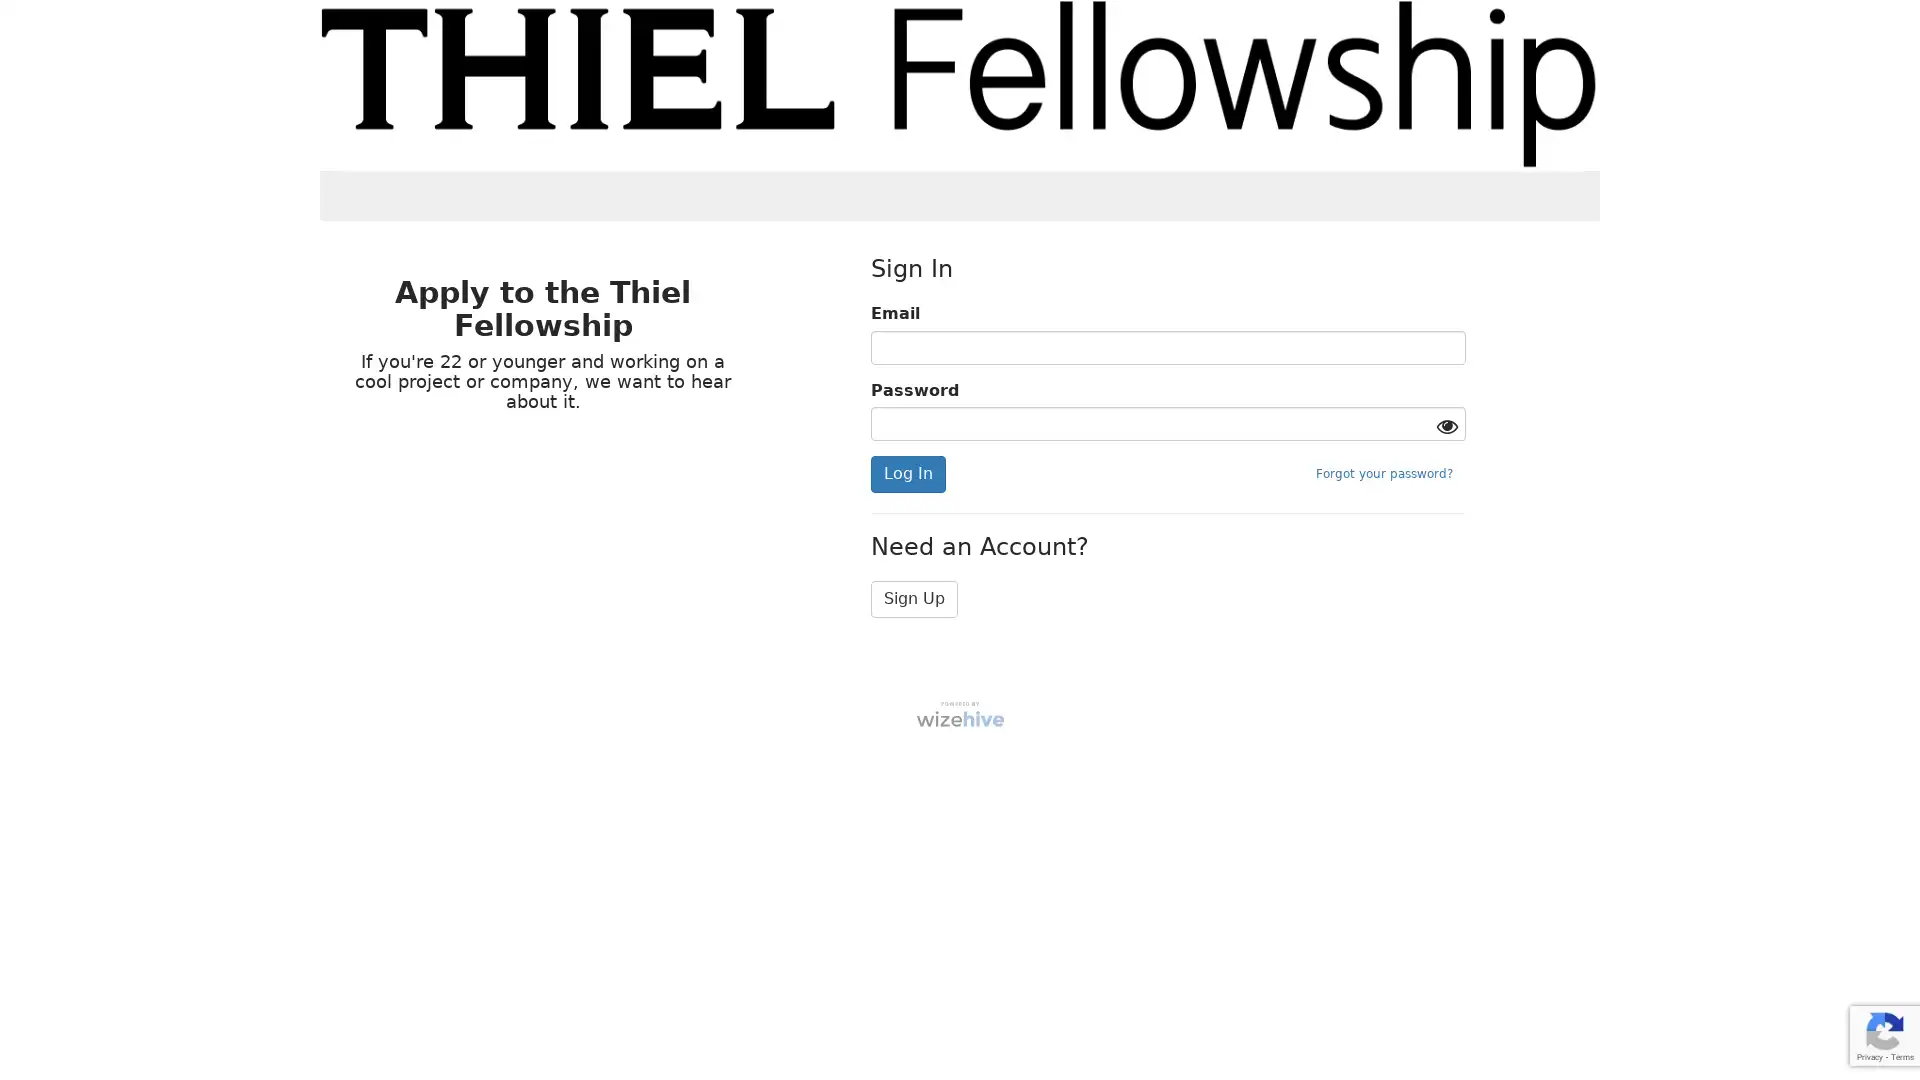  I want to click on Log In, so click(906, 474).